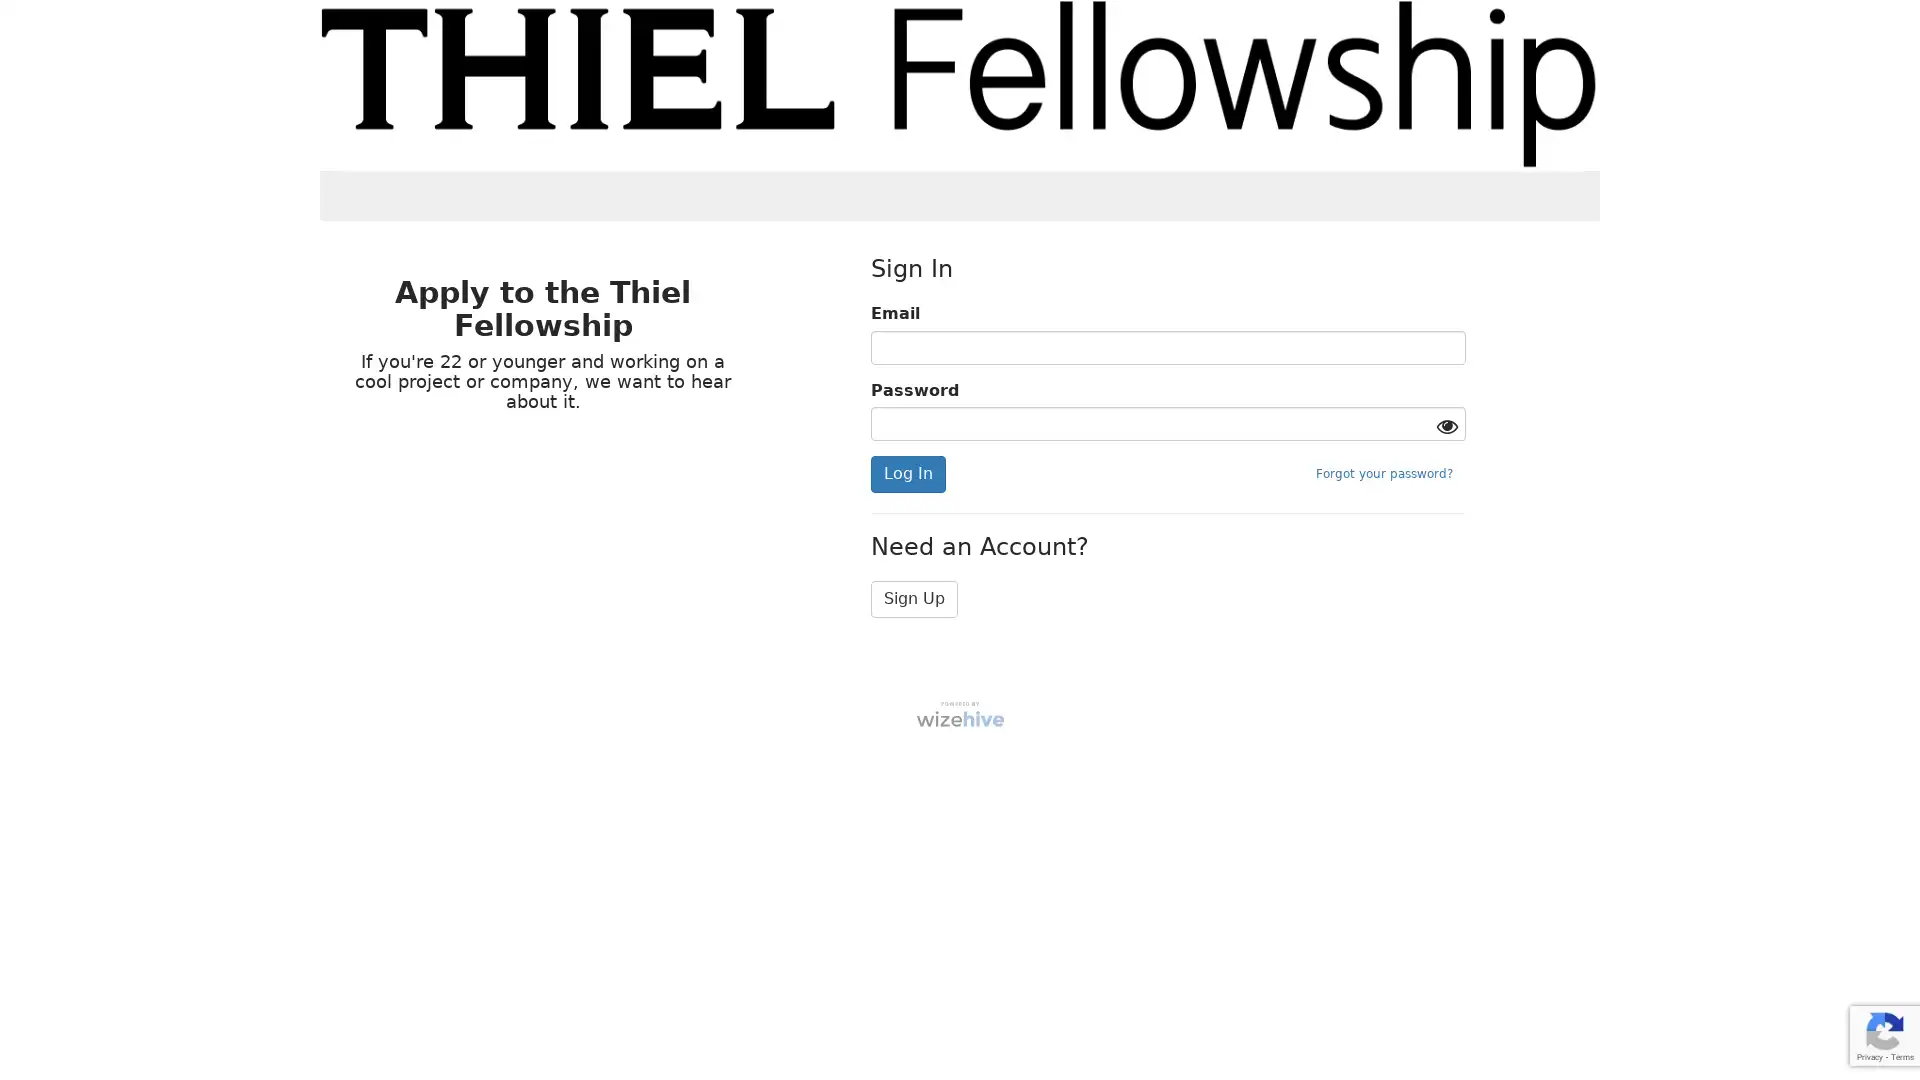  I want to click on Log In, so click(906, 474).